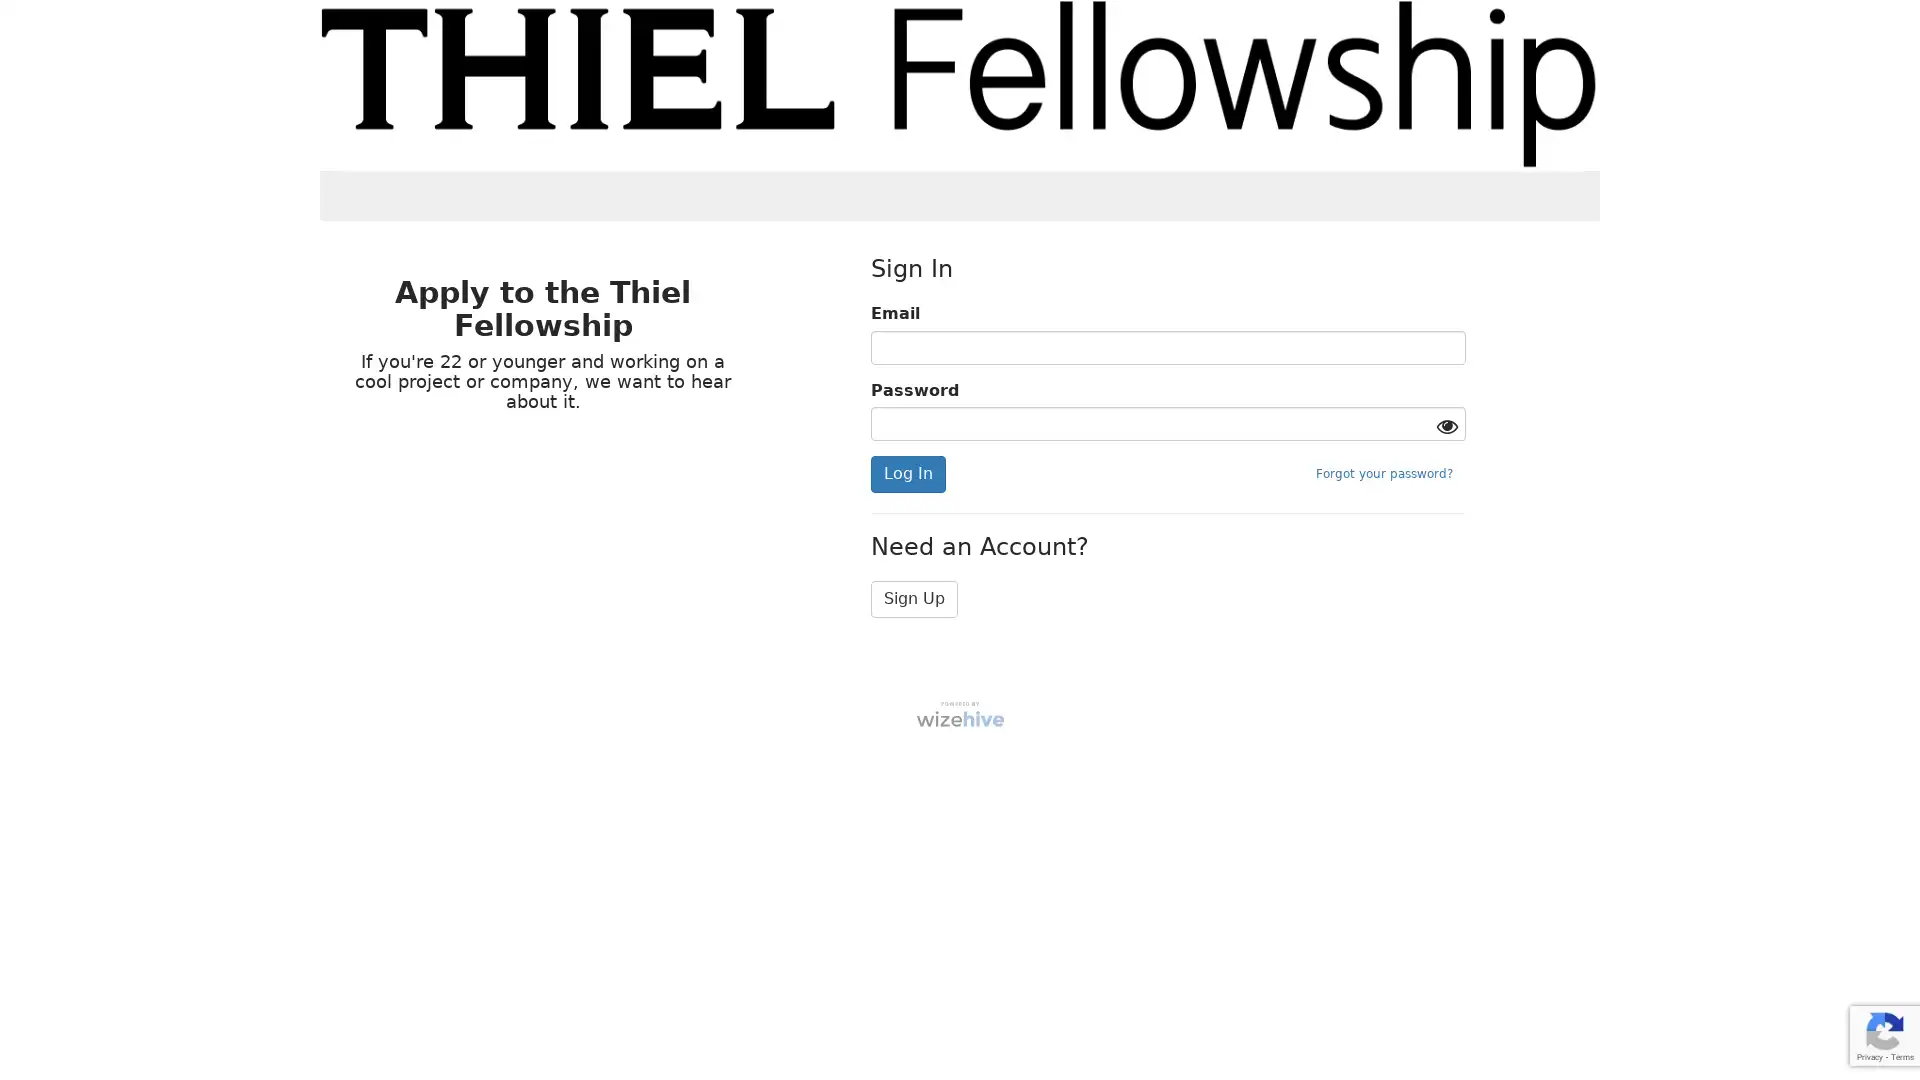  I want to click on Log In, so click(906, 474).